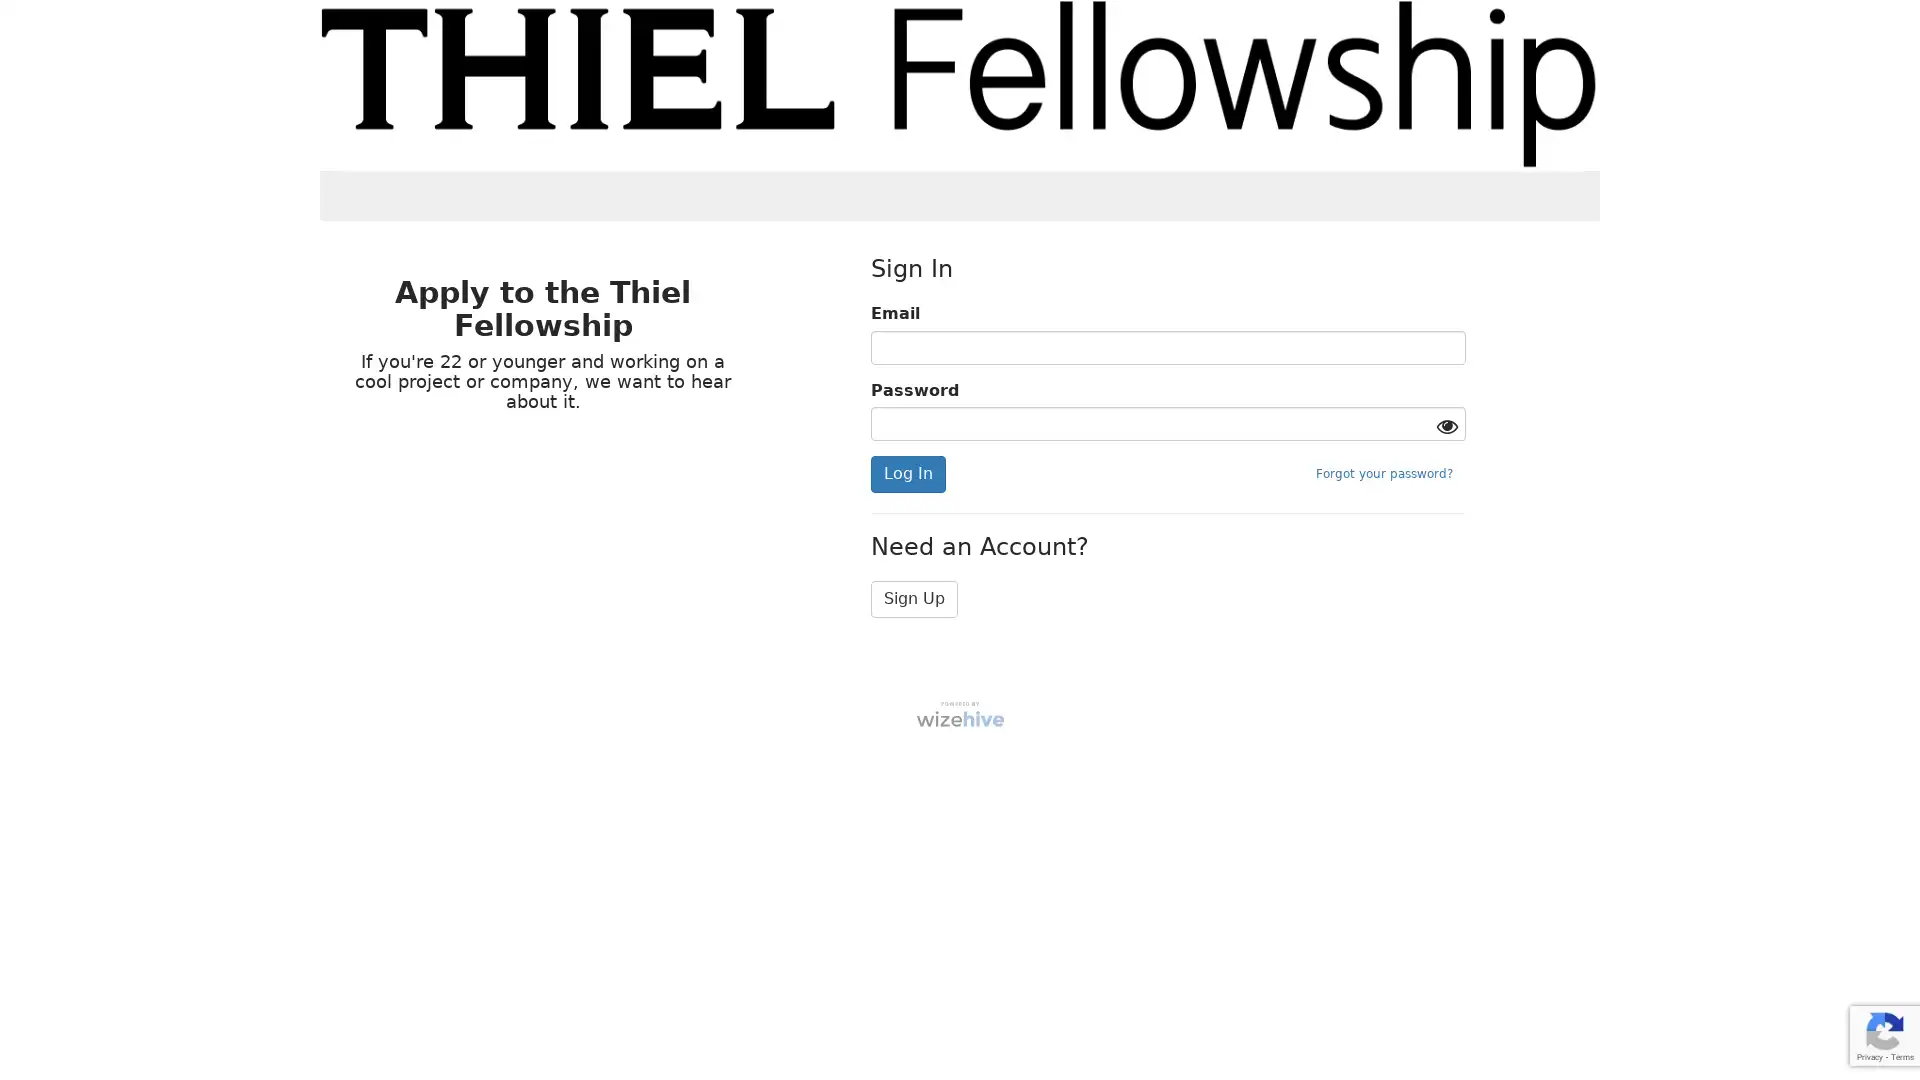  I want to click on Log In, so click(906, 474).